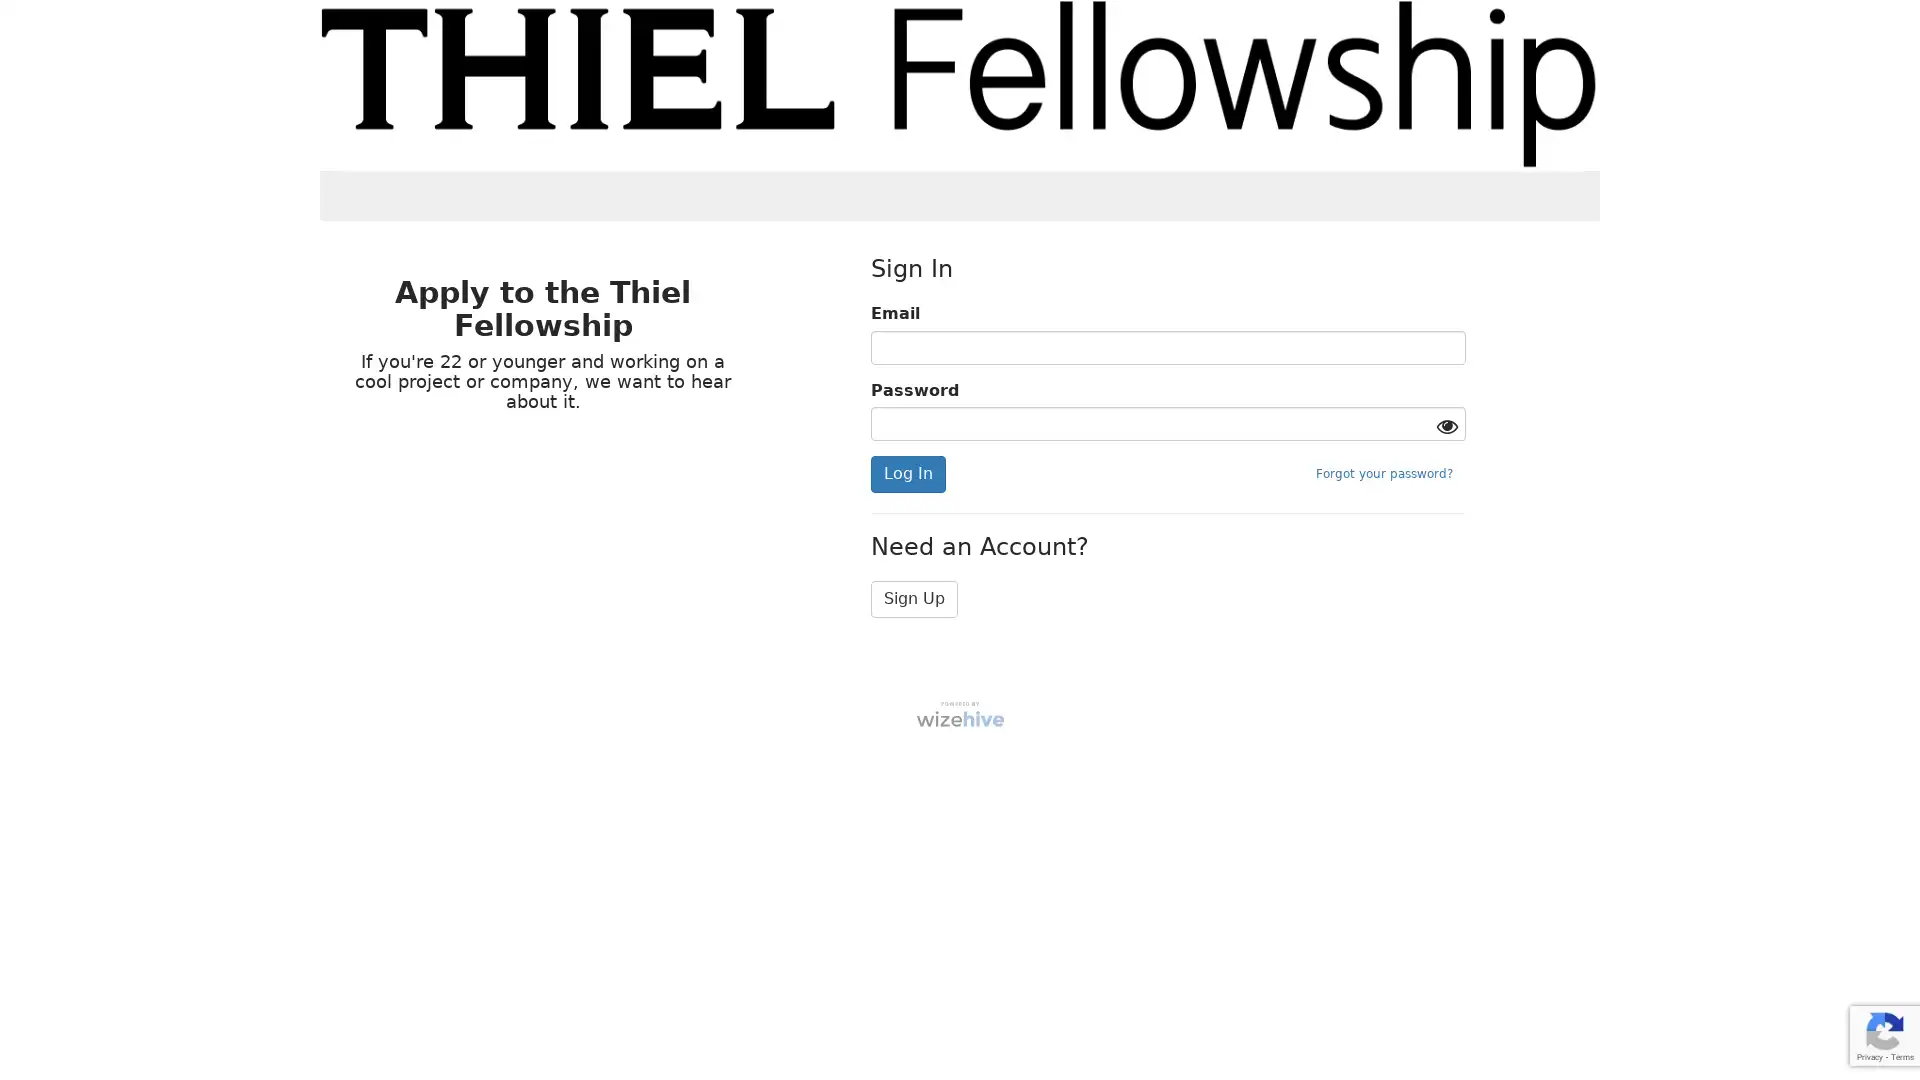  I want to click on Log In, so click(906, 474).